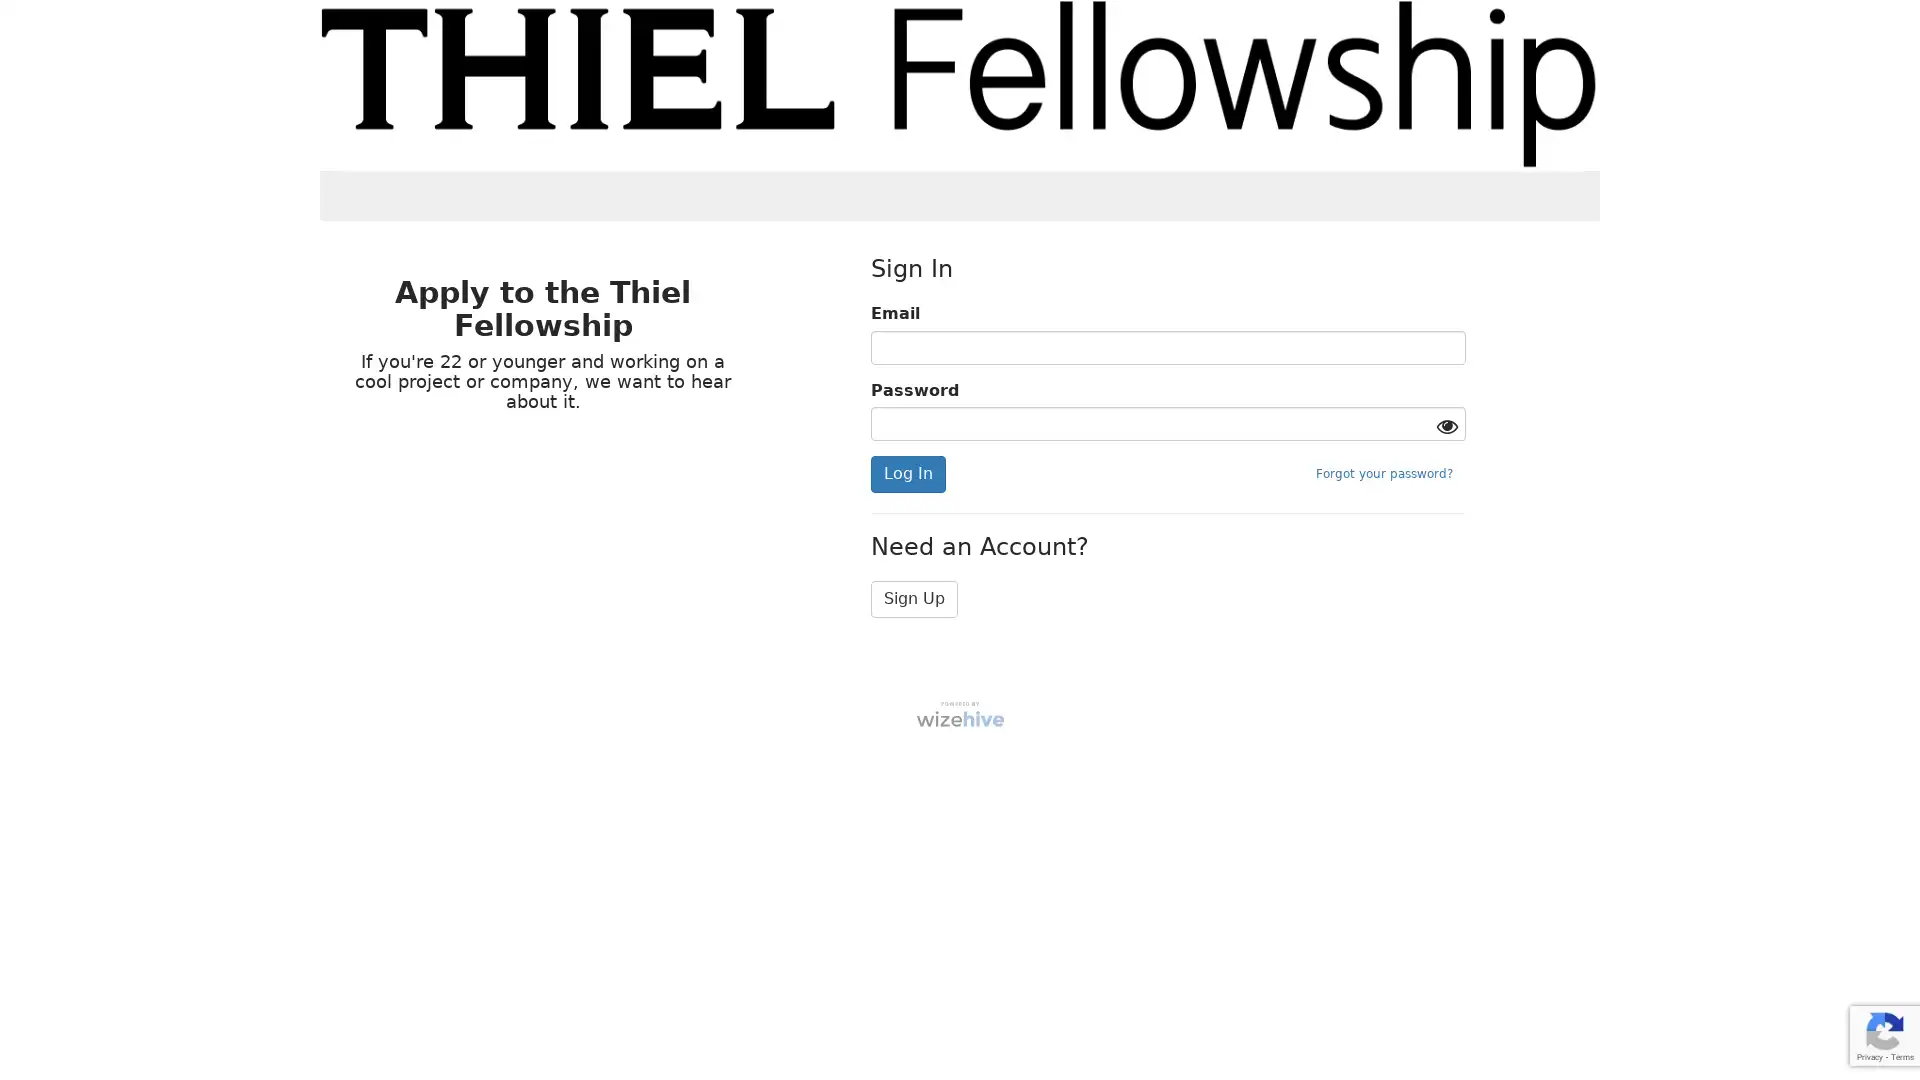  I want to click on Log In, so click(906, 474).